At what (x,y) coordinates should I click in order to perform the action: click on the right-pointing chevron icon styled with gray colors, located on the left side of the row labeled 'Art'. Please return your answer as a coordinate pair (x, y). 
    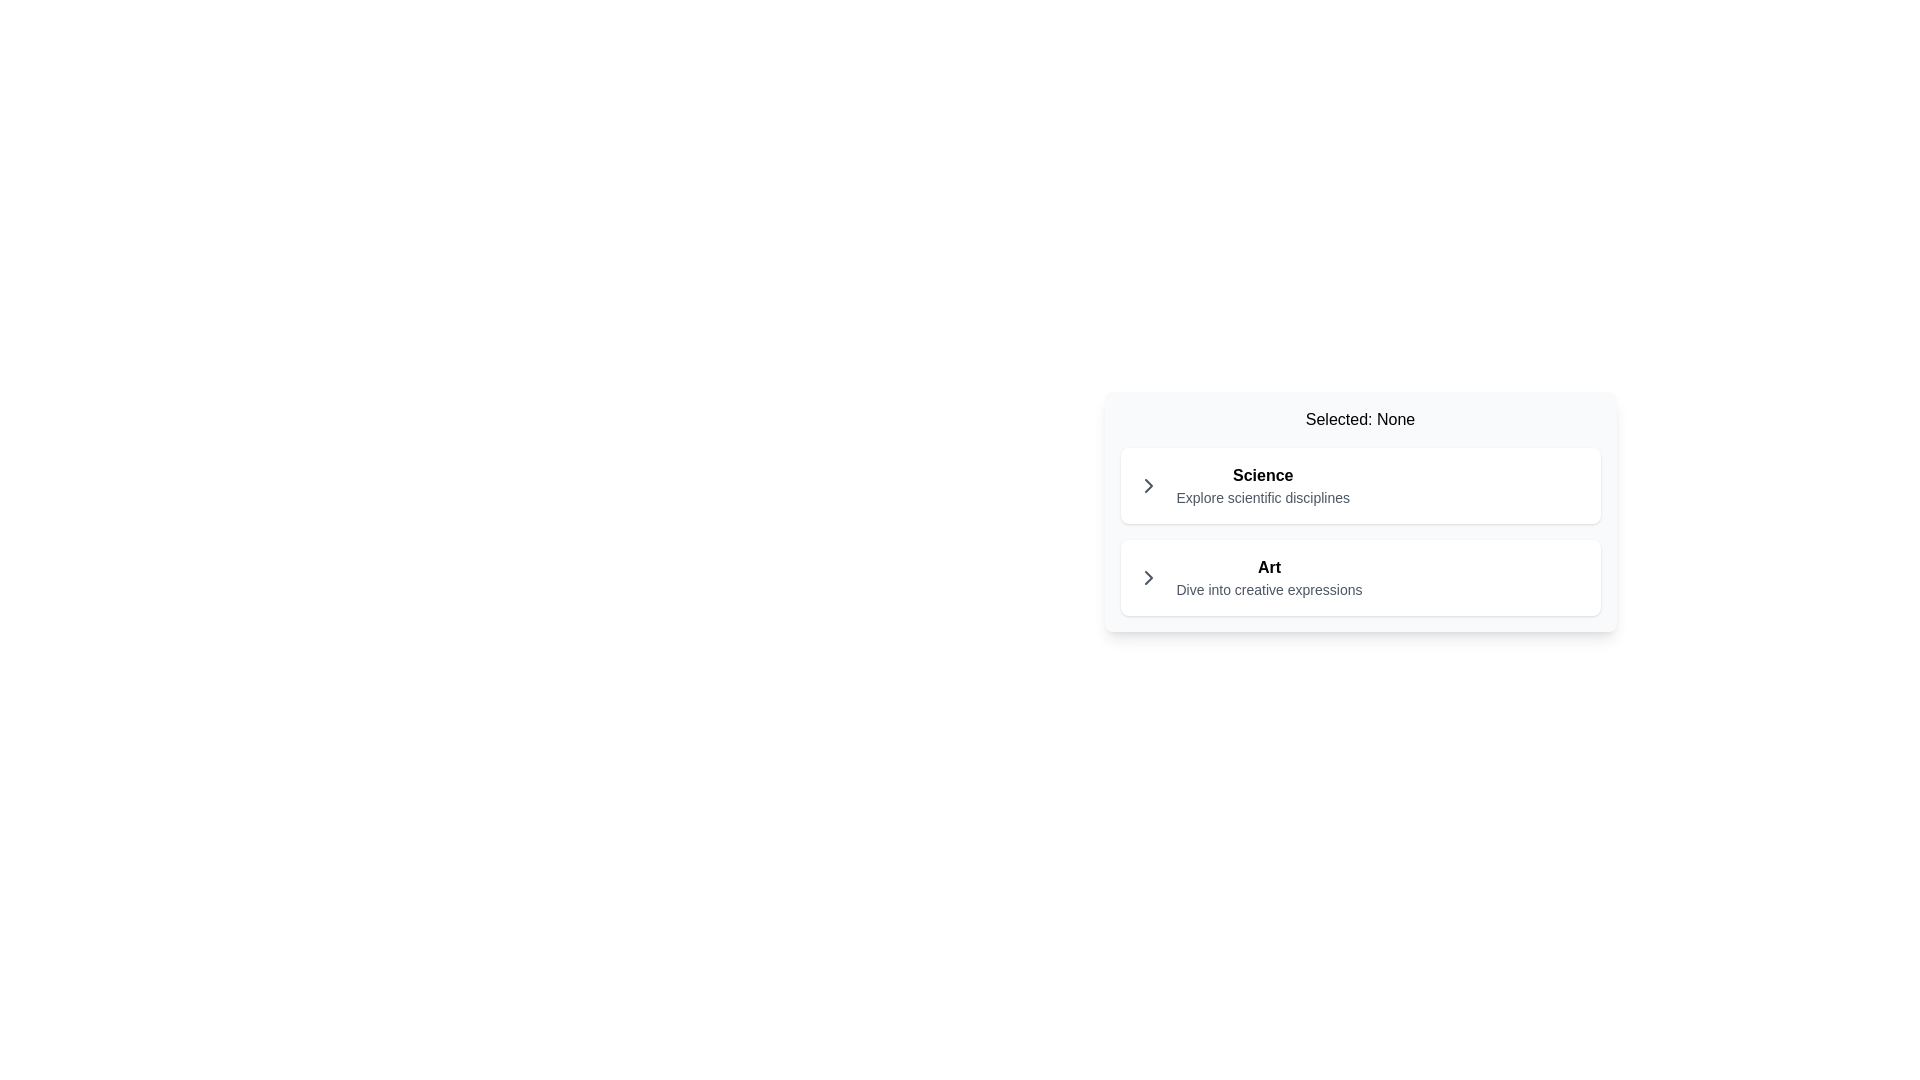
    Looking at the image, I should click on (1148, 578).